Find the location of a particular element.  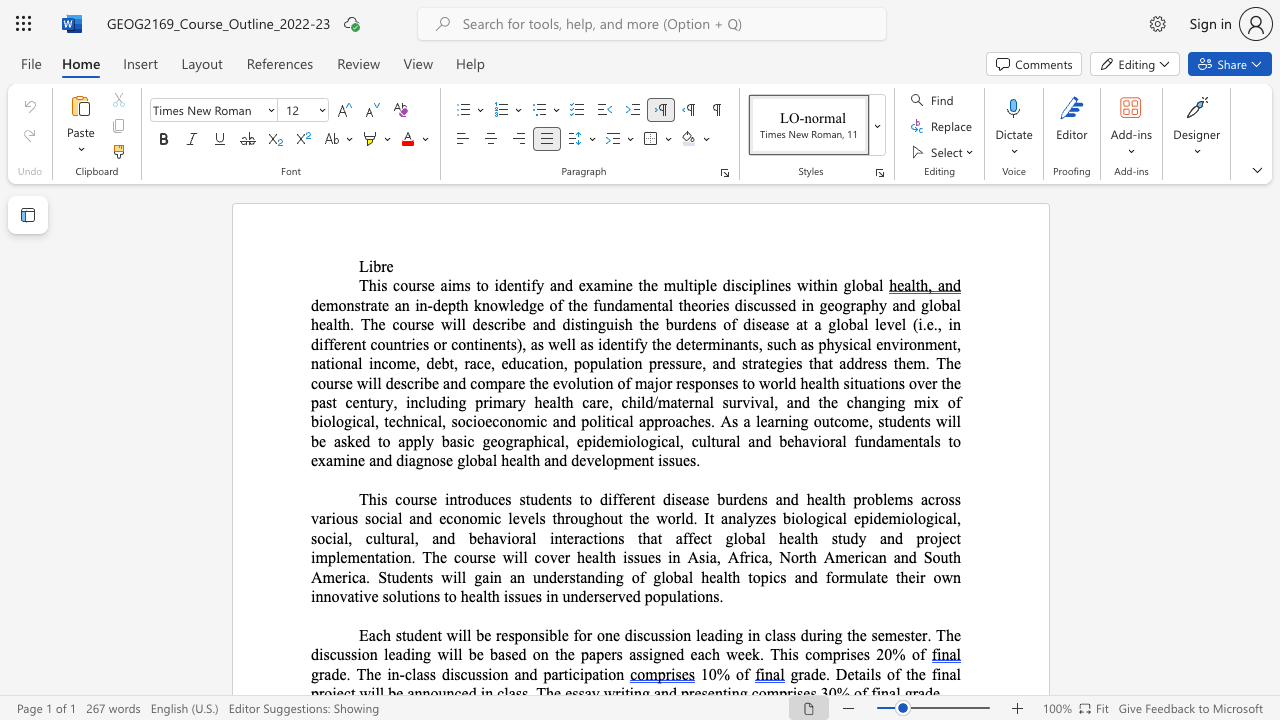

the 1th character "t" in the text is located at coordinates (477, 285).